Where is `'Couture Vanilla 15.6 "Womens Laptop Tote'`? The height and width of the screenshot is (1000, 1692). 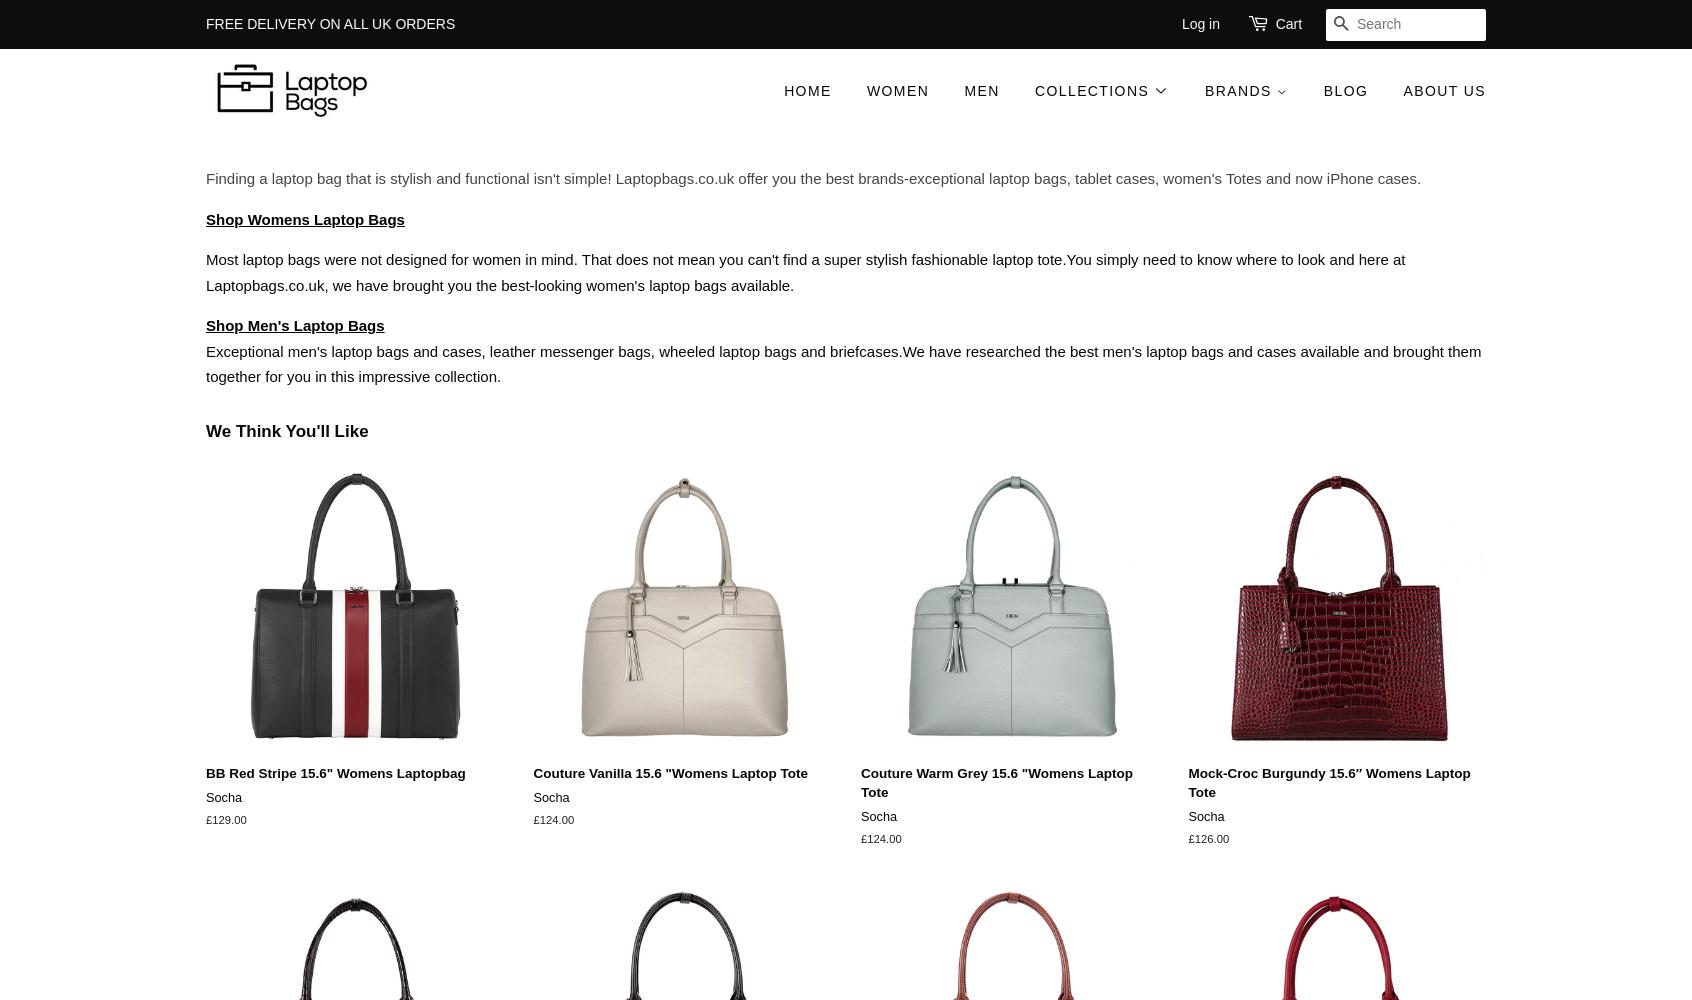
'Couture Vanilla 15.6 "Womens Laptop Tote' is located at coordinates (670, 773).